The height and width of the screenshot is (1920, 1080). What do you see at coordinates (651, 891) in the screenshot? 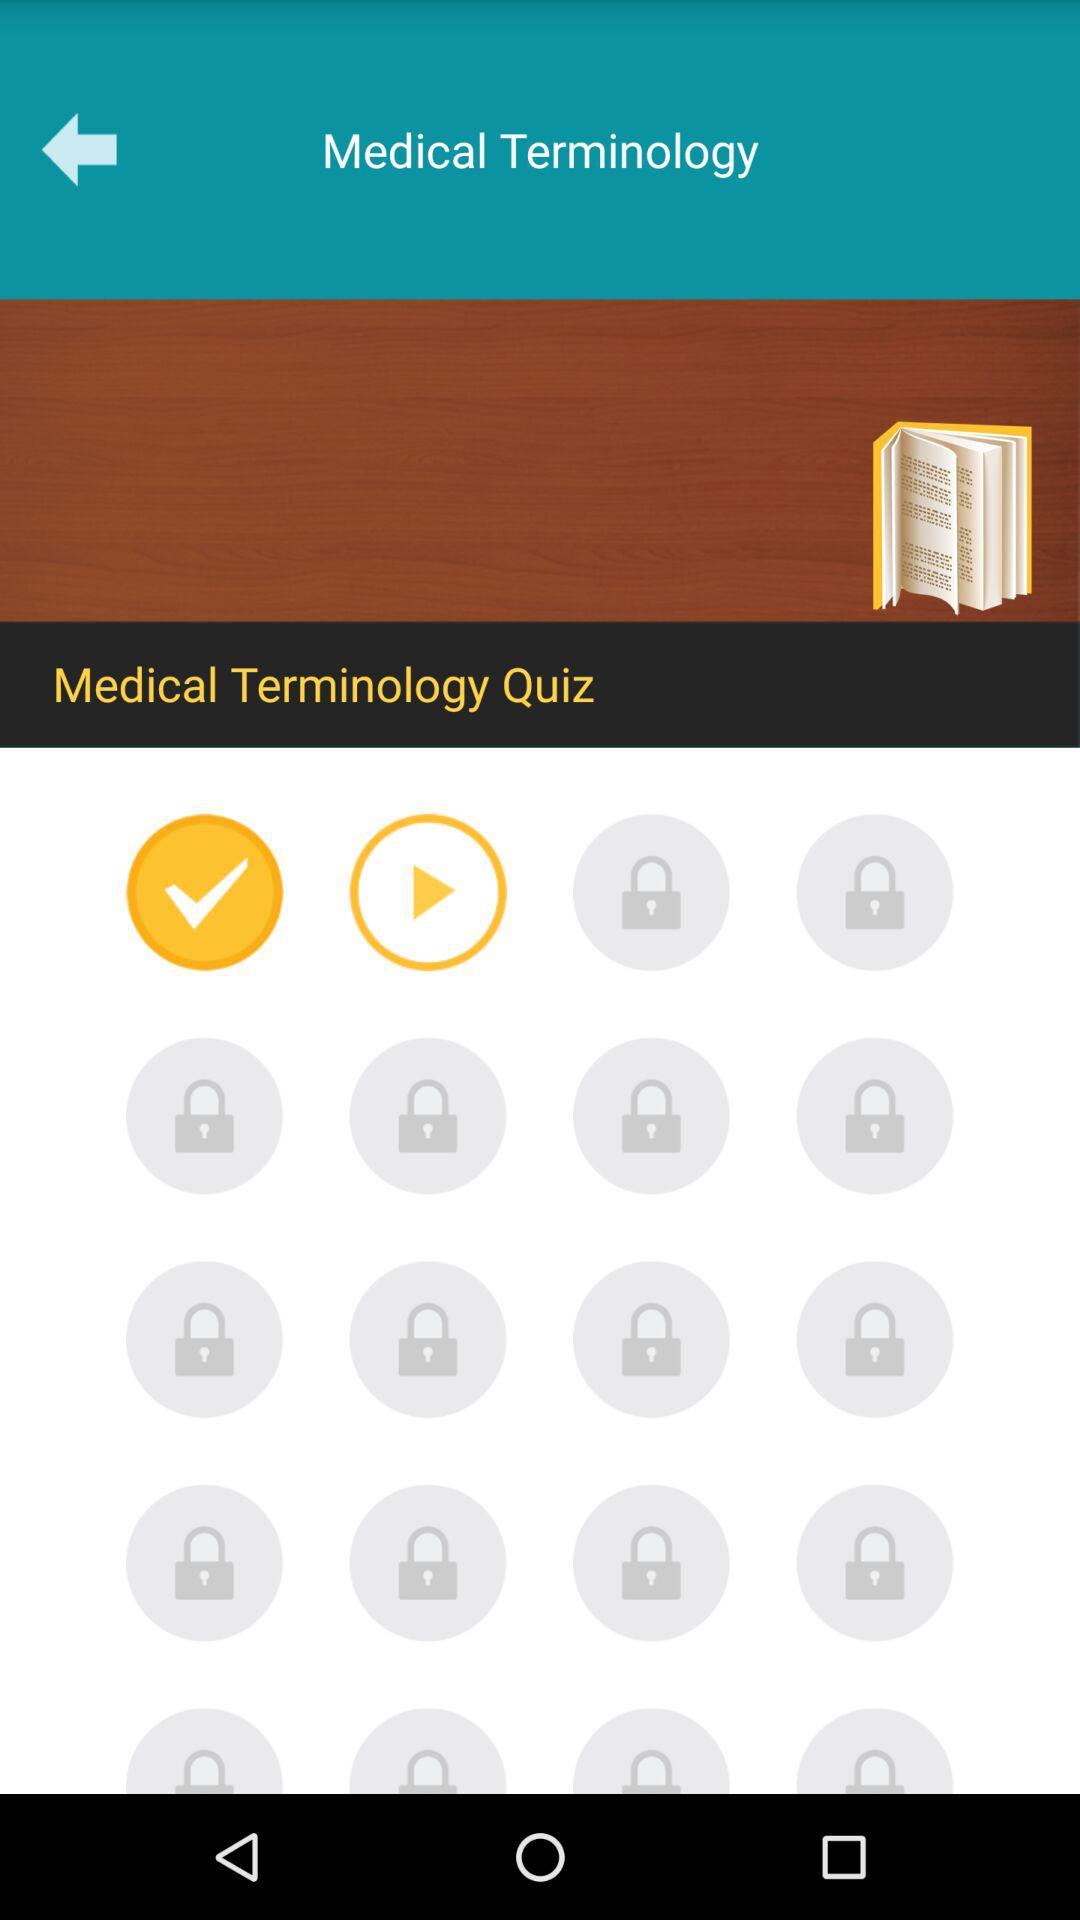
I see `it is locked` at bounding box center [651, 891].